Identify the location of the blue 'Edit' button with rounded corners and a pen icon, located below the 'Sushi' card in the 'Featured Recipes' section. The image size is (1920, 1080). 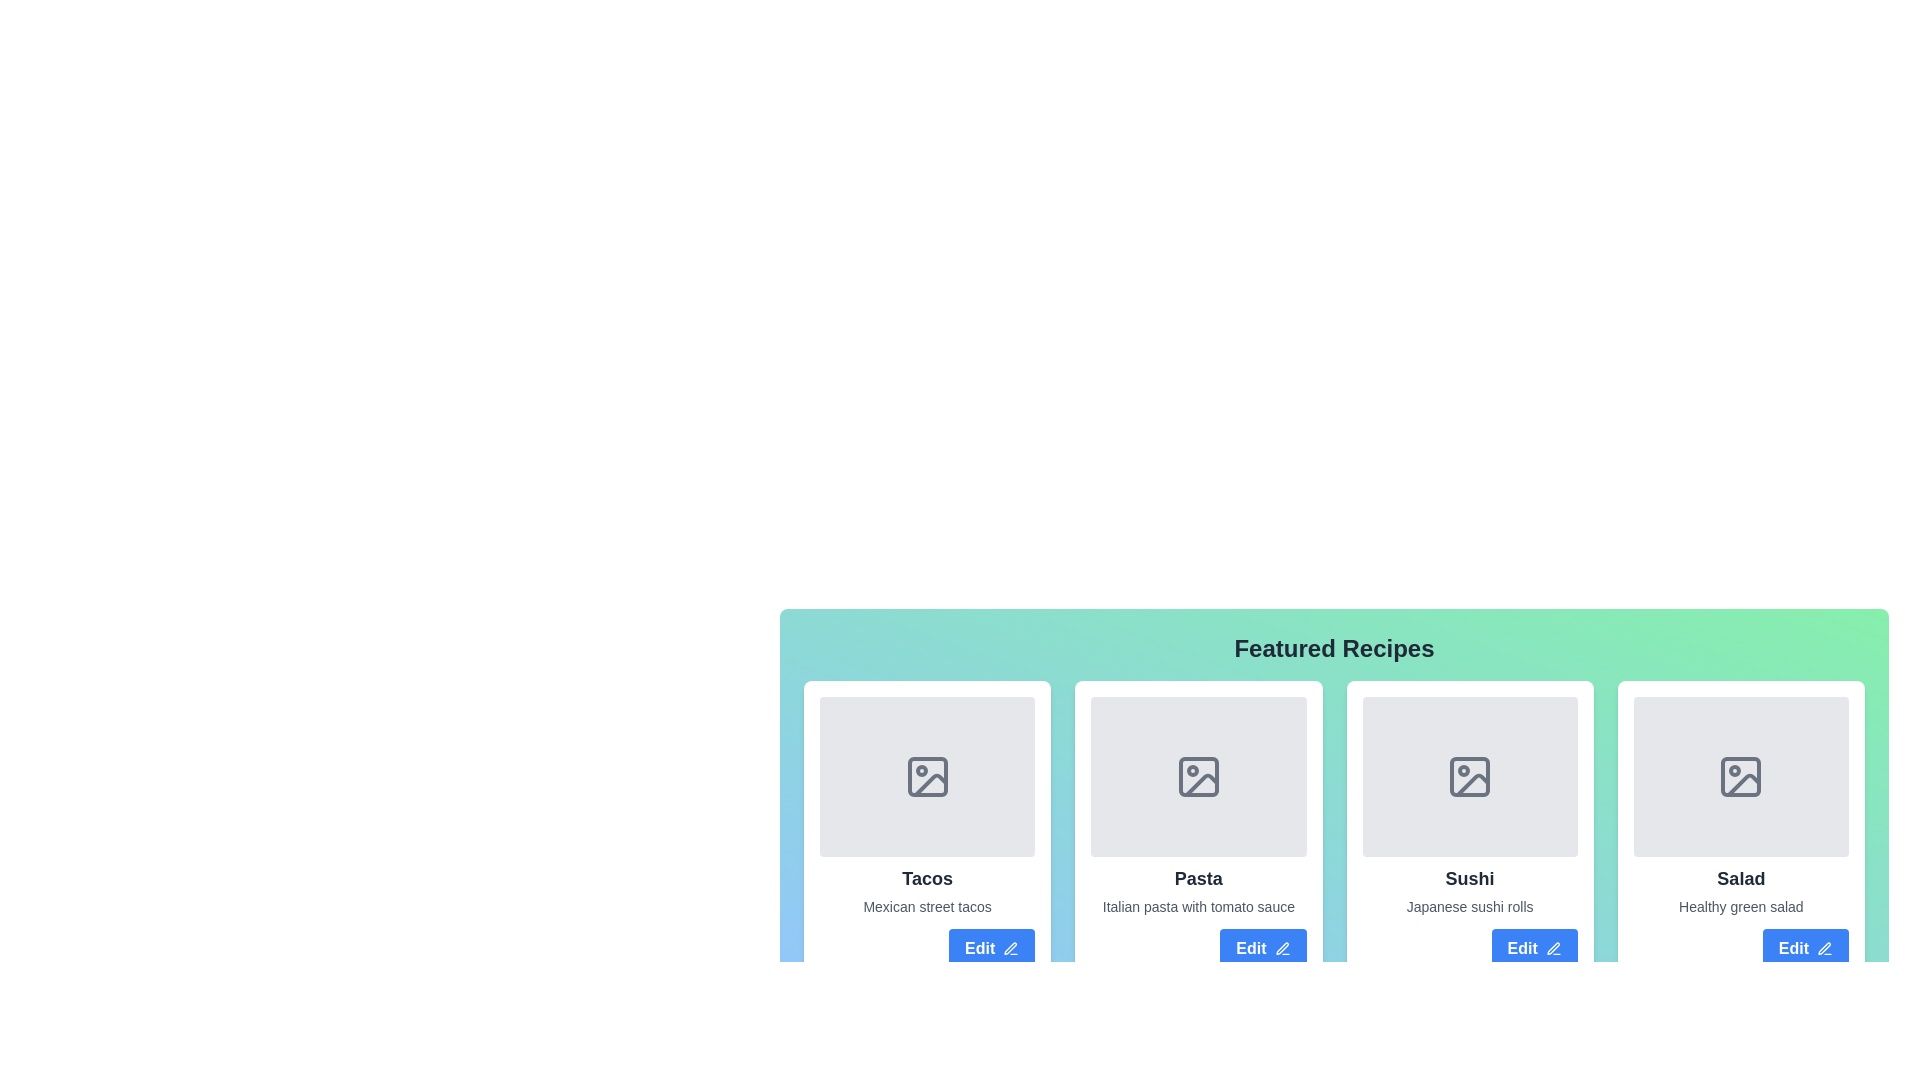
(1533, 947).